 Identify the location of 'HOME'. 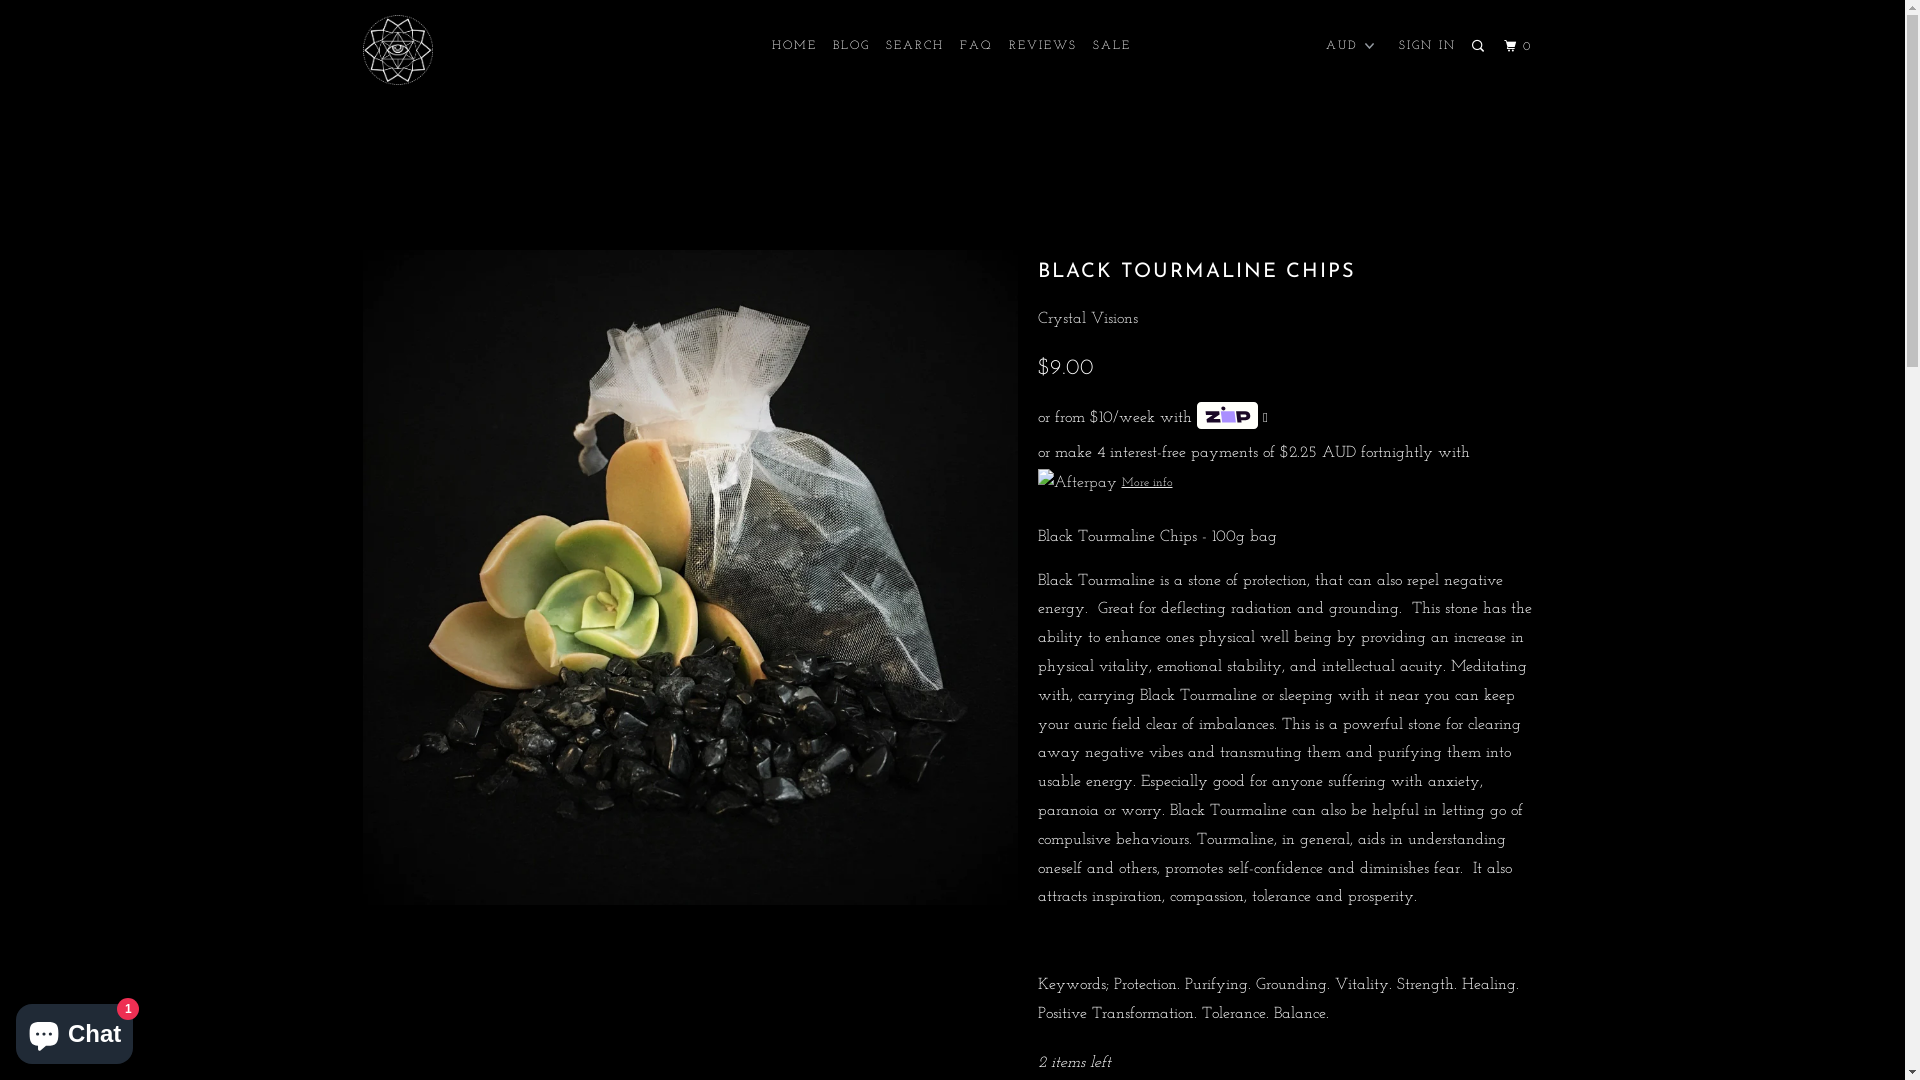
(793, 45).